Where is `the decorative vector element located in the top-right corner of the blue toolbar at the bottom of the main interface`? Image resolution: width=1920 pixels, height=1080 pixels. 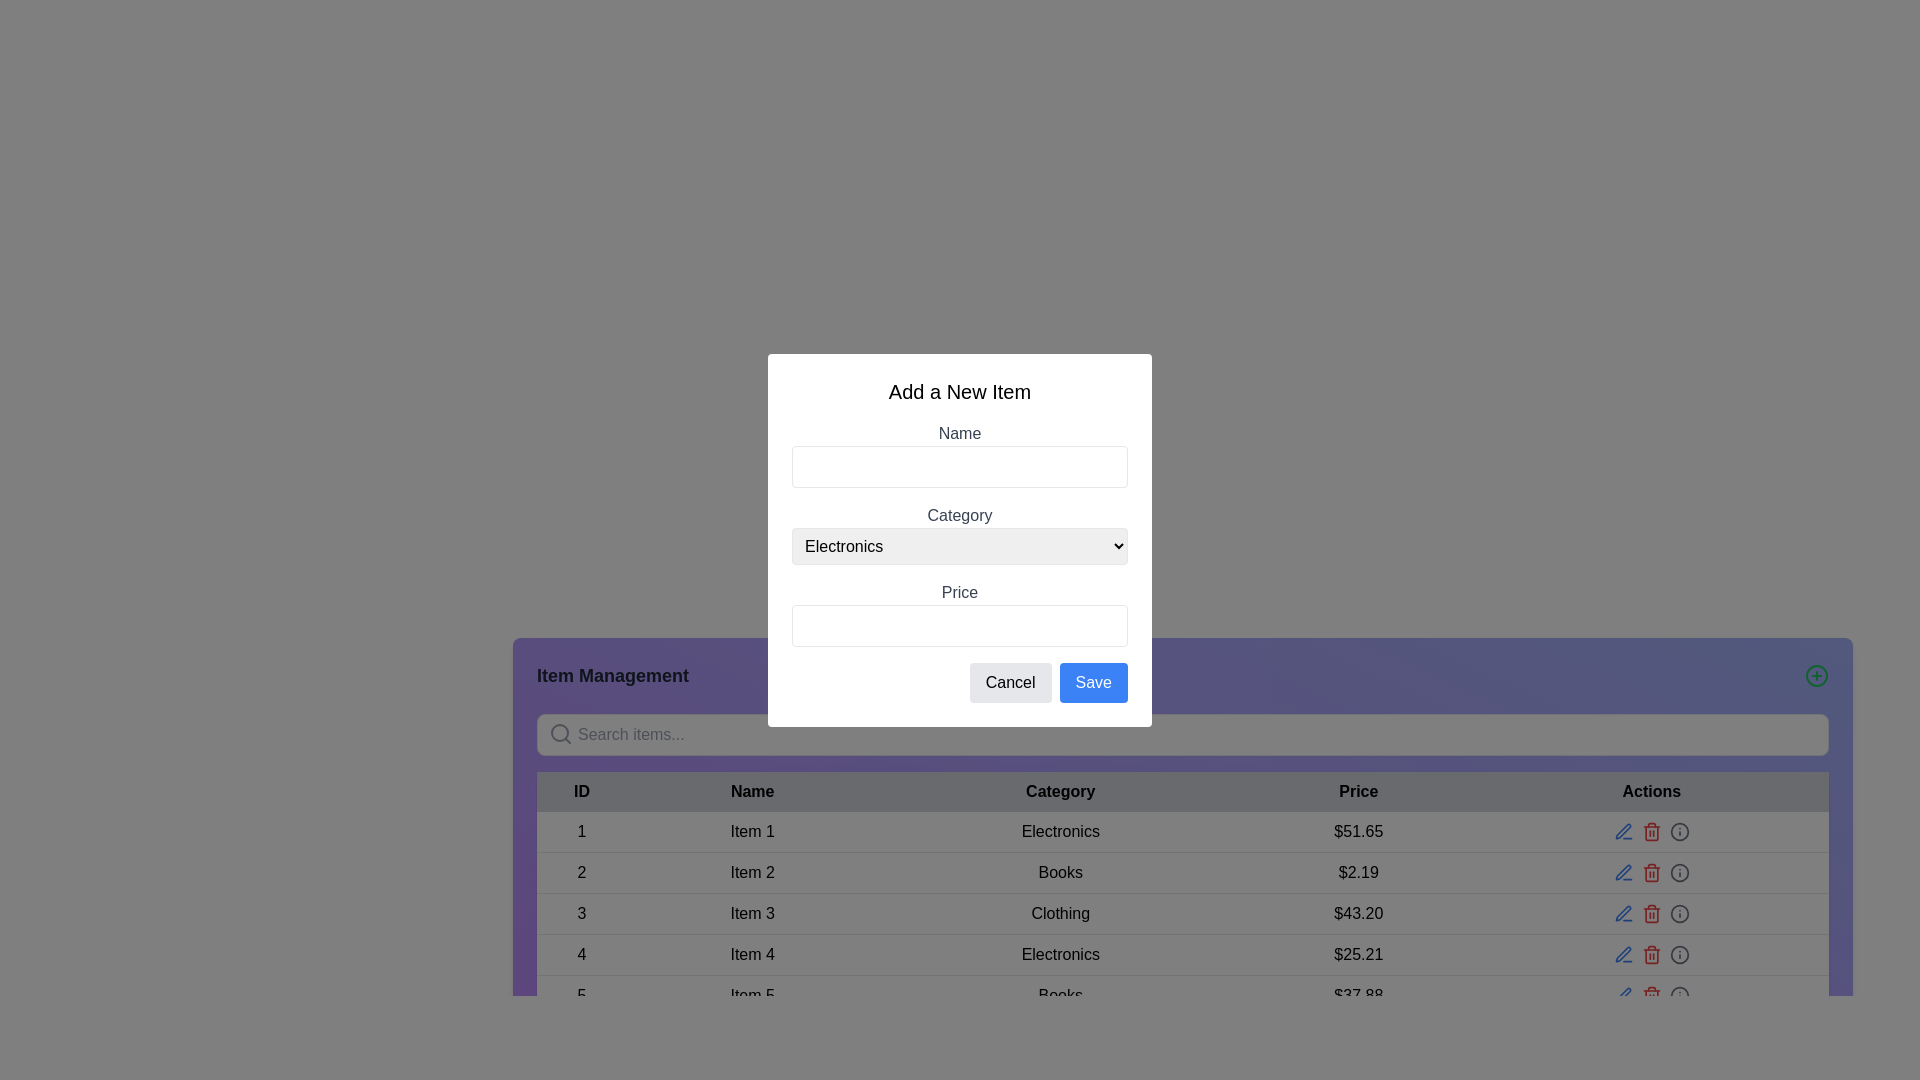 the decorative vector element located in the top-right corner of the blue toolbar at the bottom of the main interface is located at coordinates (1817, 675).